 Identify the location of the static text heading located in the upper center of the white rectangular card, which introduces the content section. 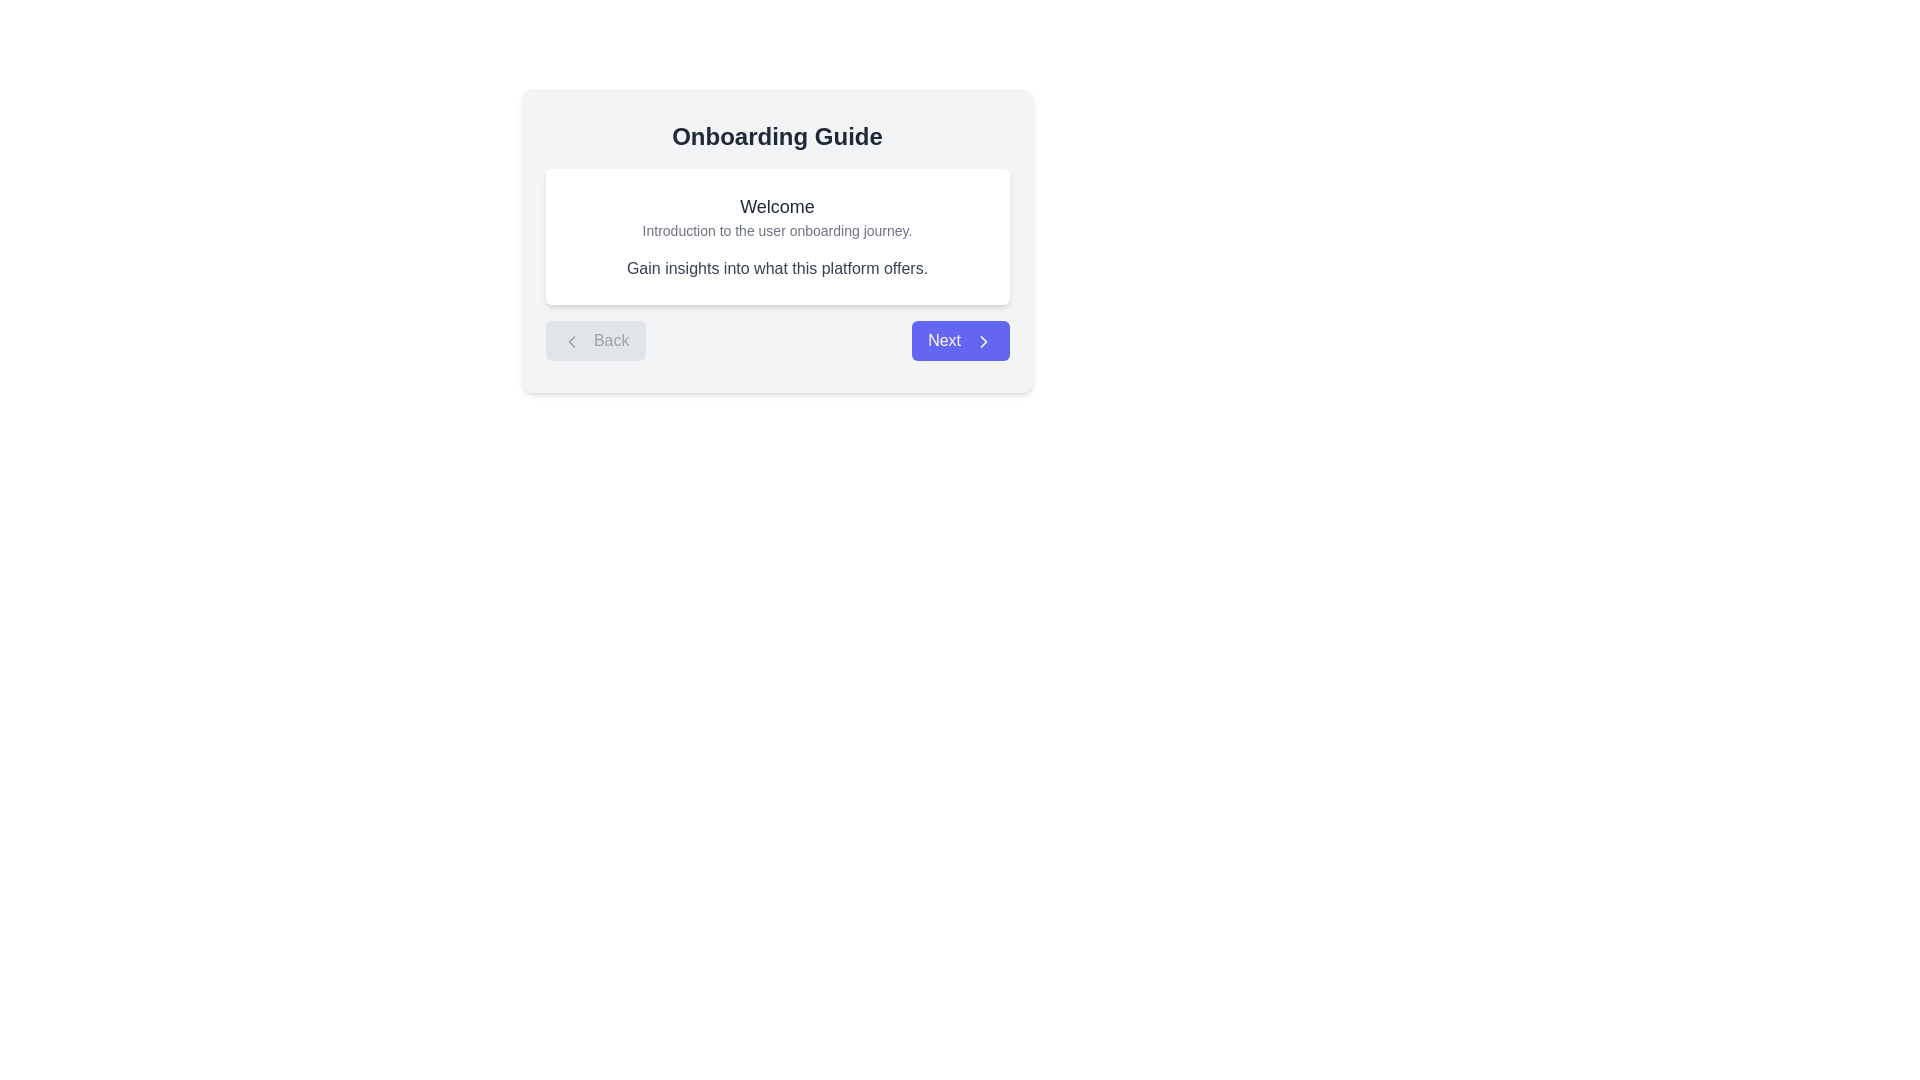
(776, 207).